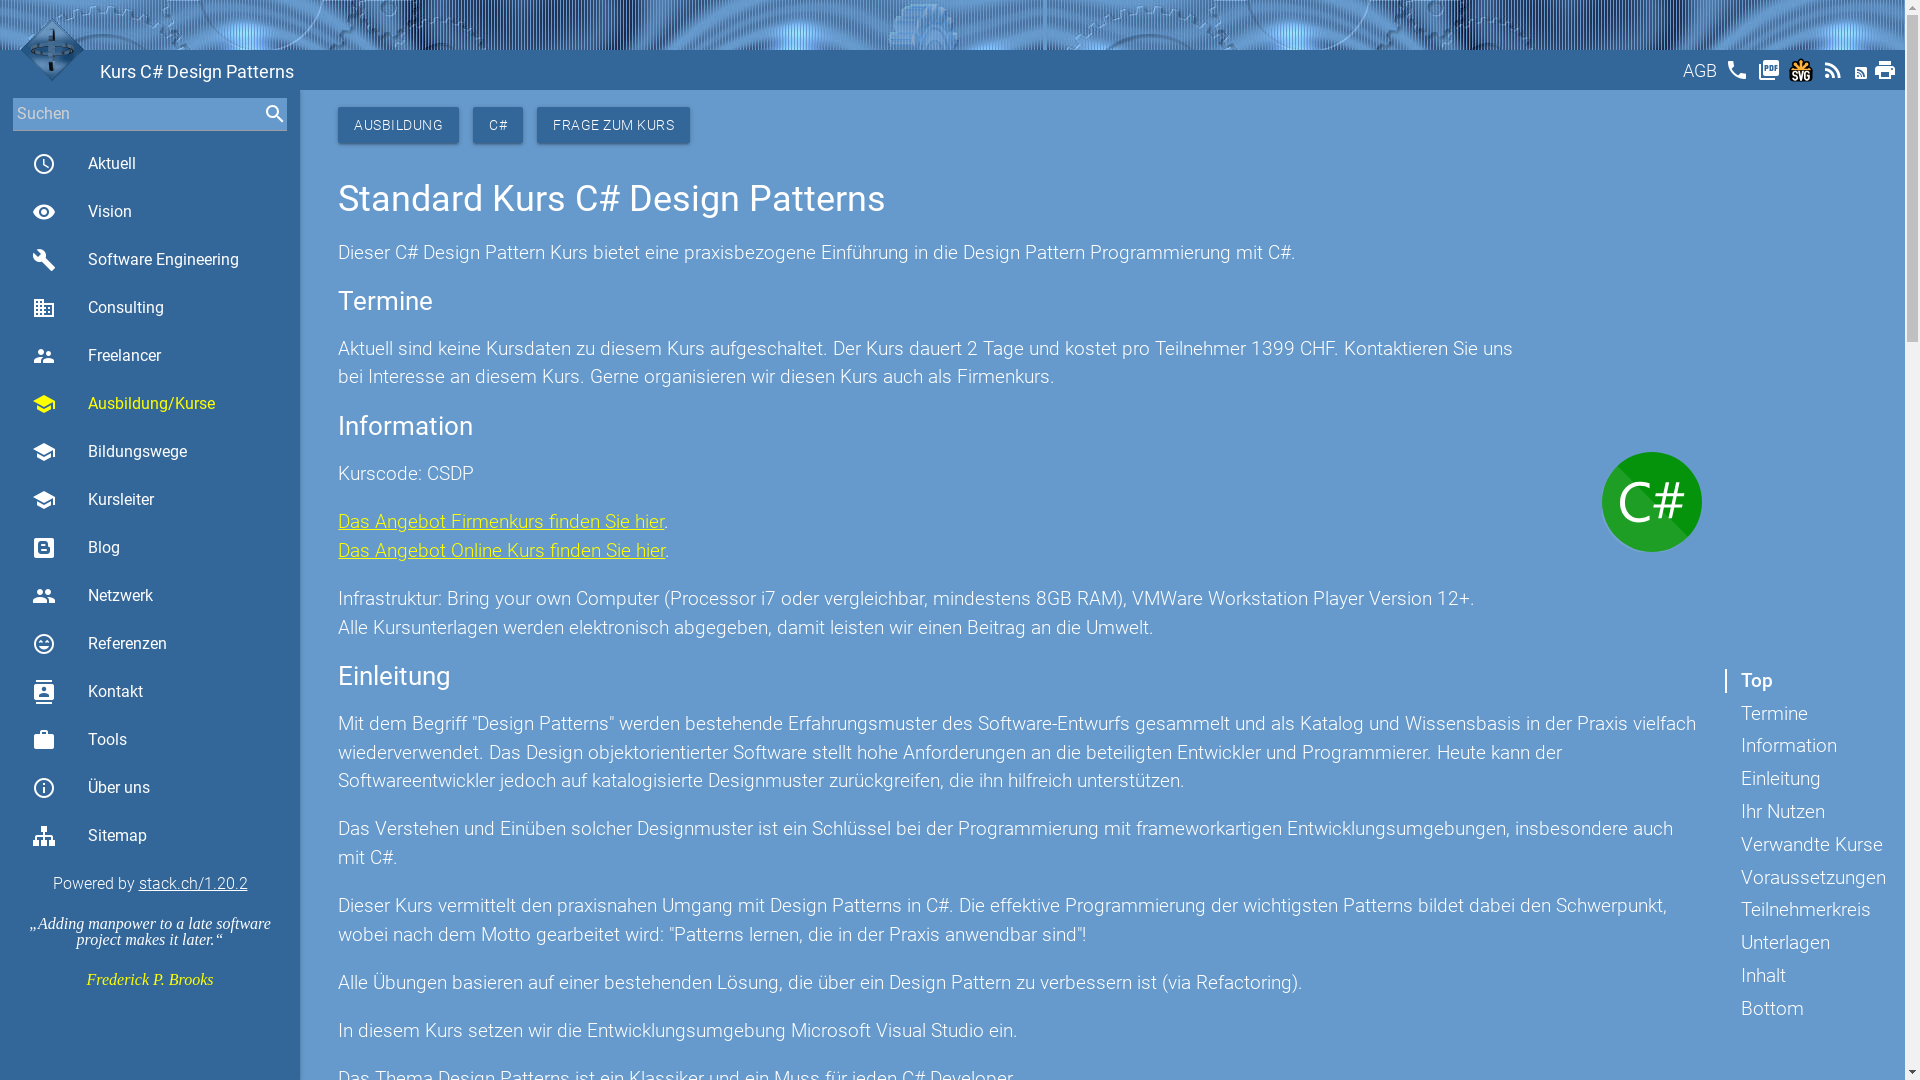  Describe the element at coordinates (1885, 75) in the screenshot. I see `'print'` at that location.